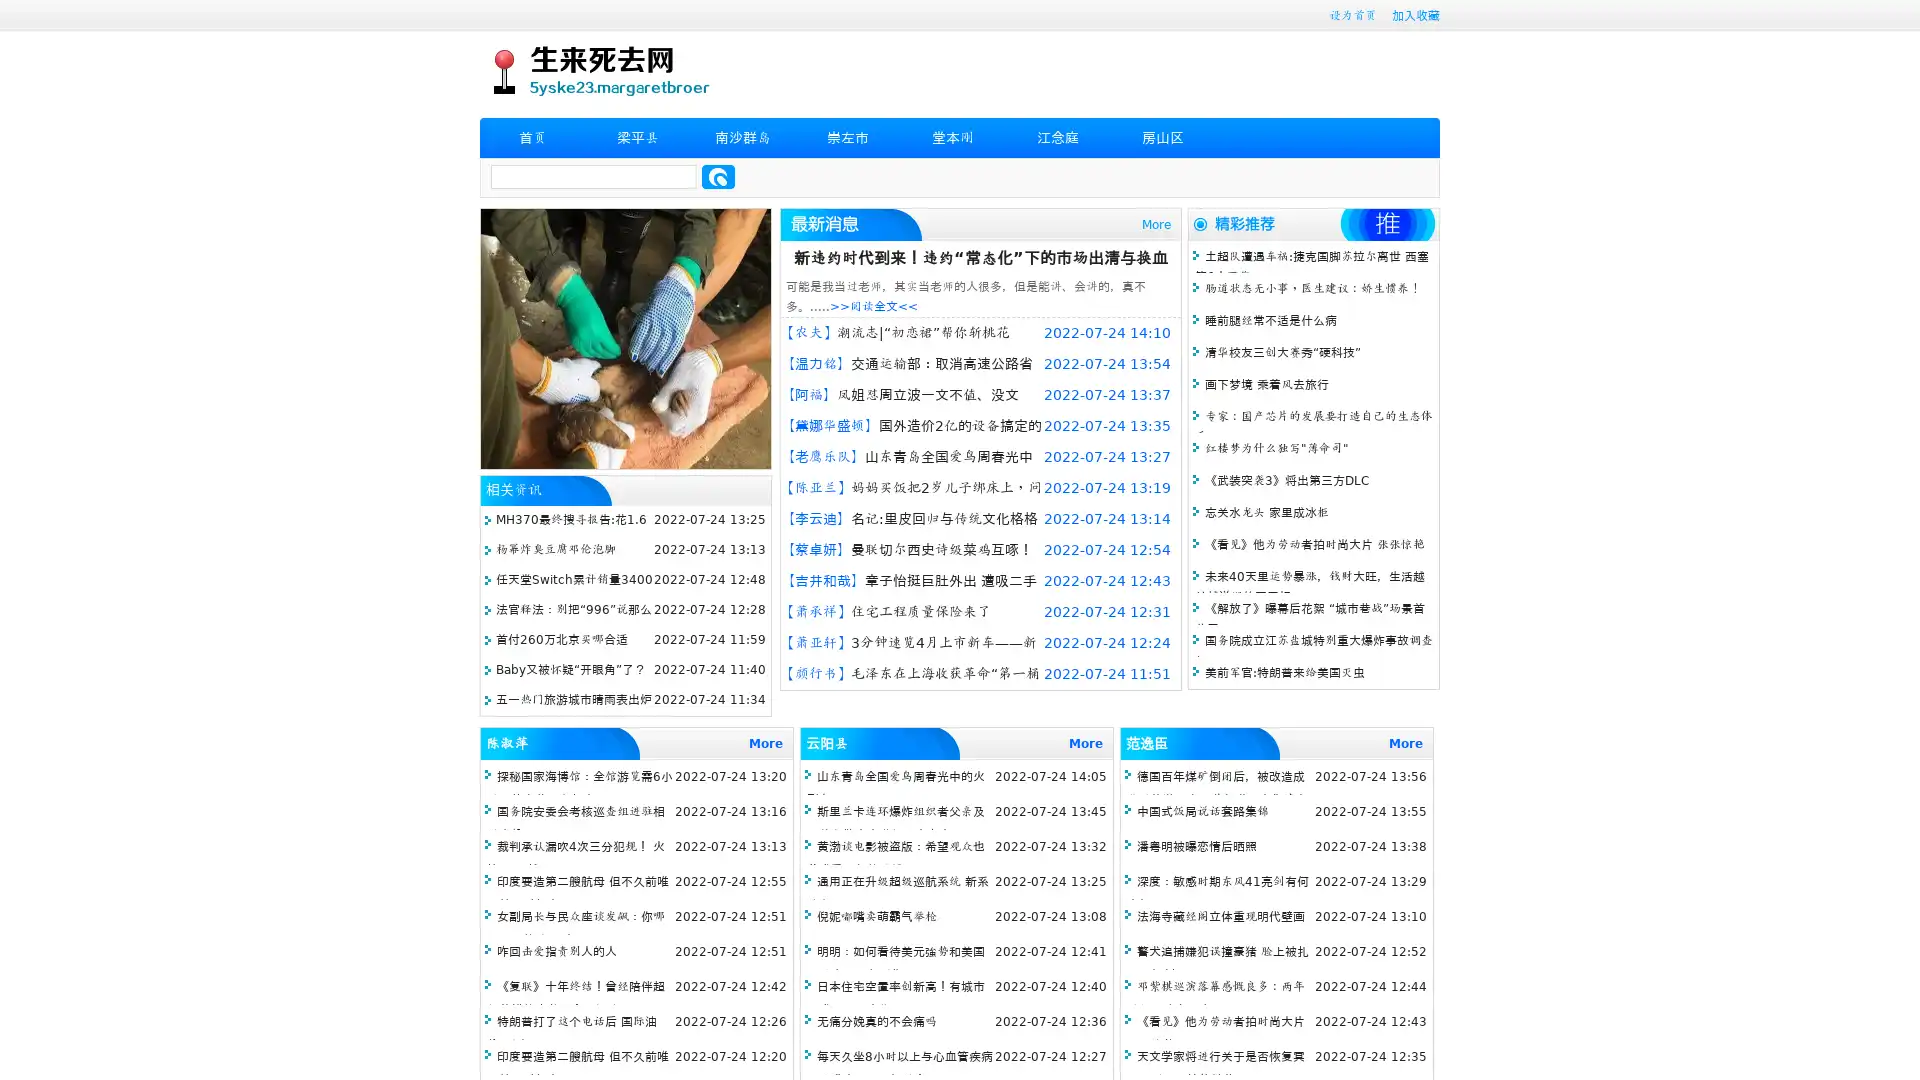 The width and height of the screenshot is (1920, 1080). Describe the element at coordinates (718, 176) in the screenshot. I see `Search` at that location.